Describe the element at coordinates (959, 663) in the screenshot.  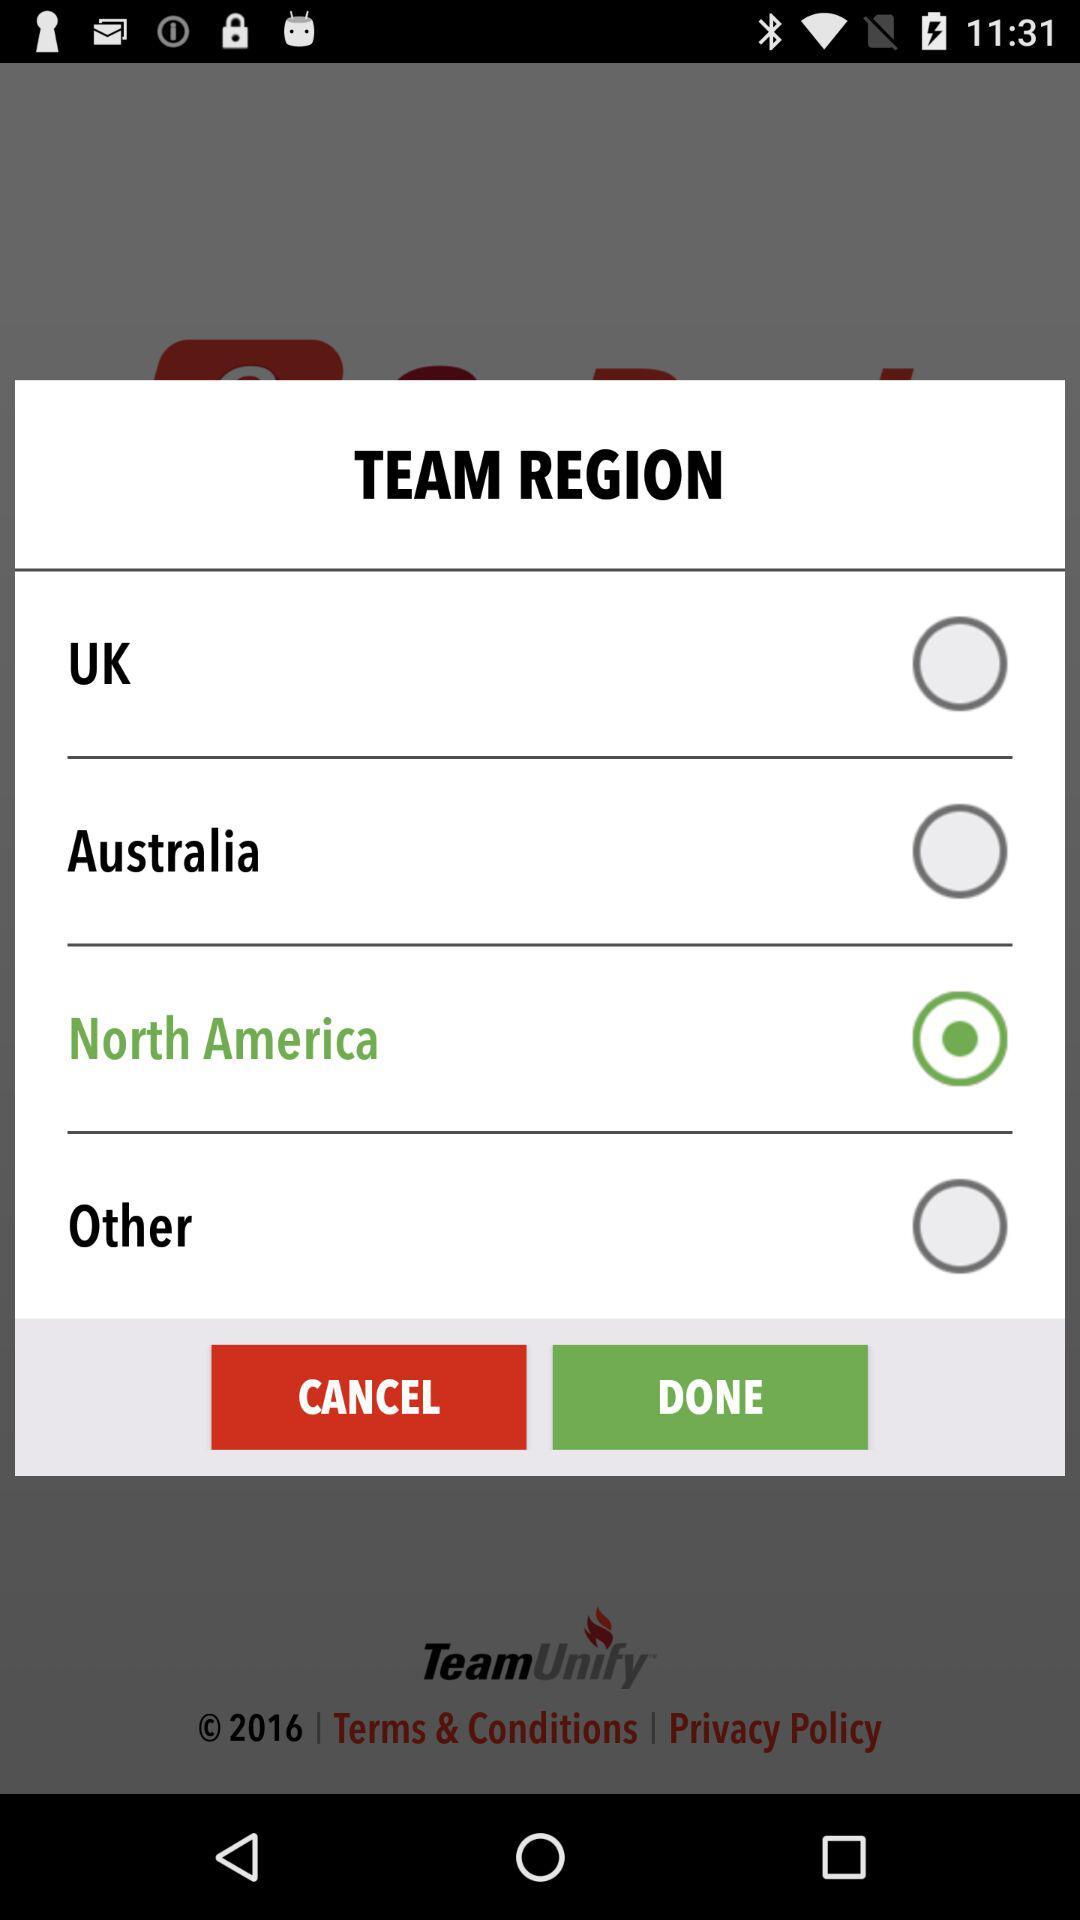
I see `uk team region` at that location.